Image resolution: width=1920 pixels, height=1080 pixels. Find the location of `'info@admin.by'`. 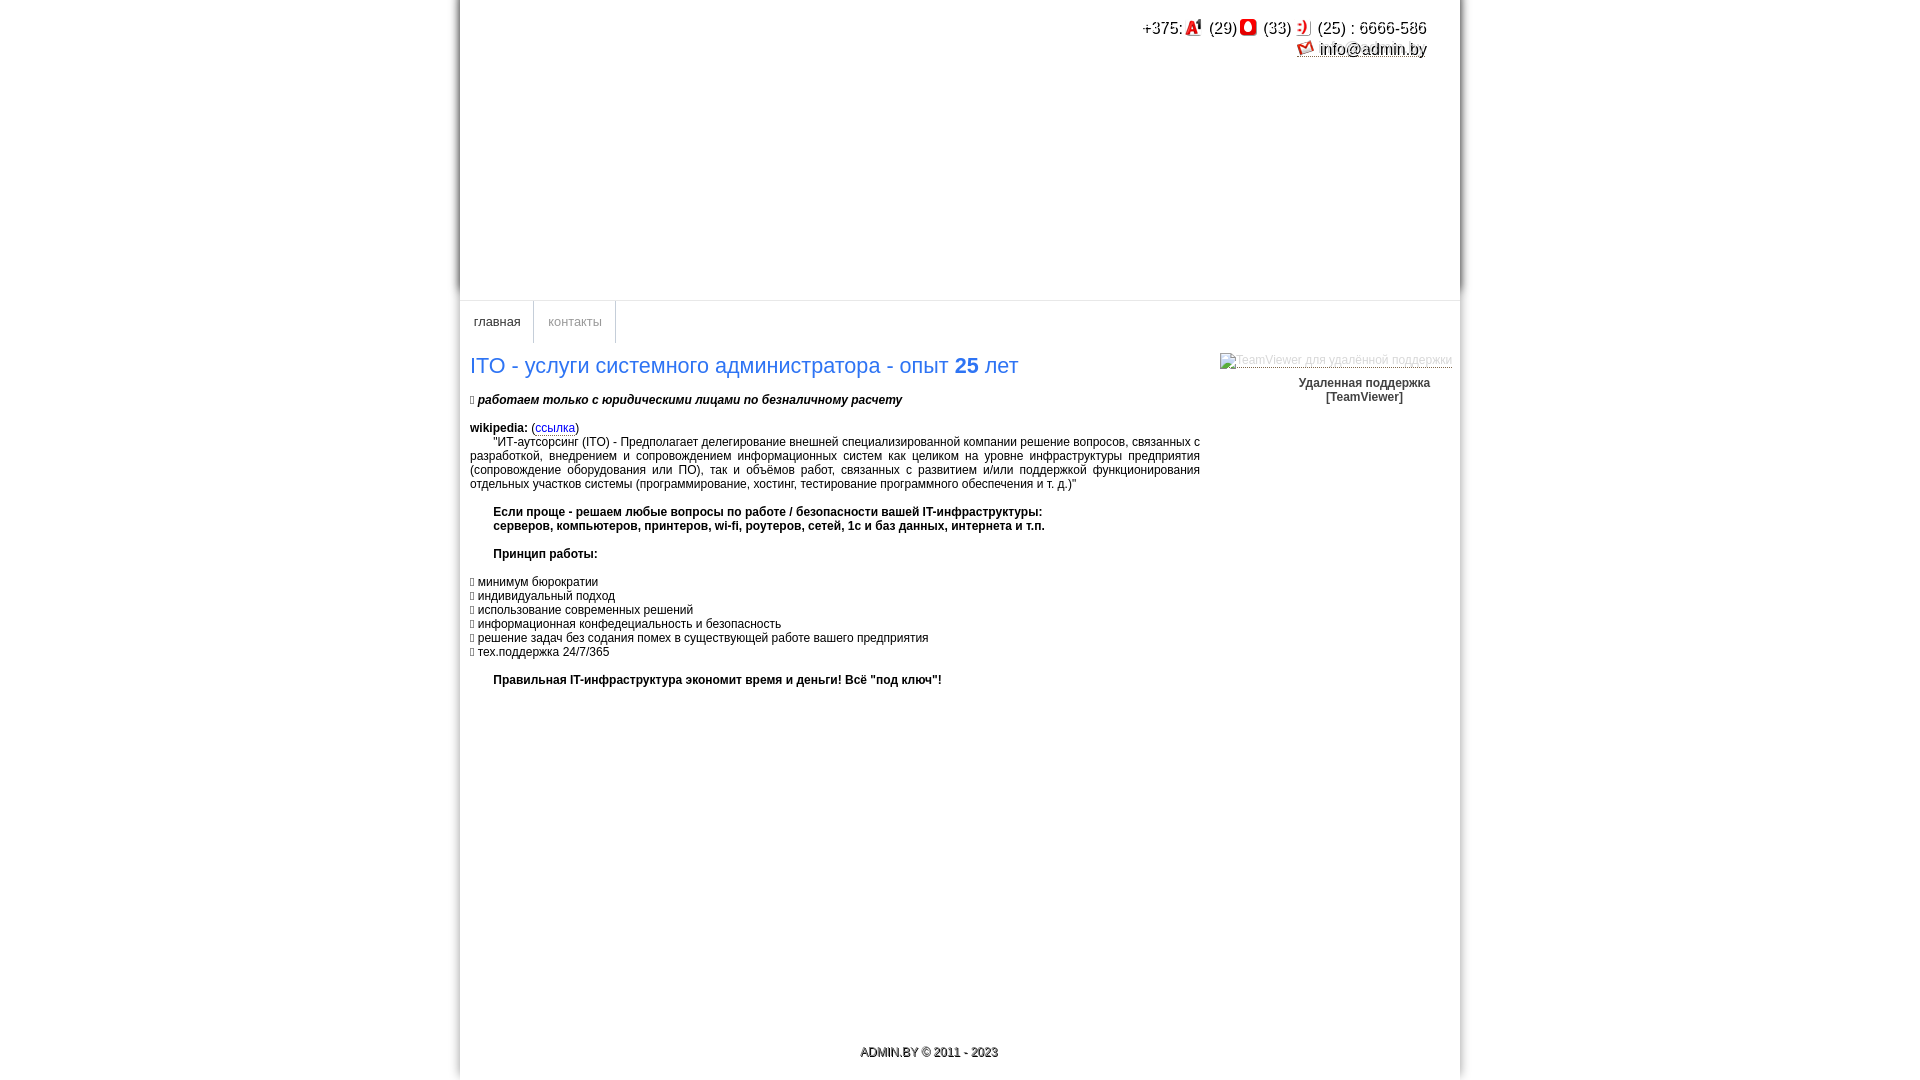

'info@admin.by' is located at coordinates (1360, 46).